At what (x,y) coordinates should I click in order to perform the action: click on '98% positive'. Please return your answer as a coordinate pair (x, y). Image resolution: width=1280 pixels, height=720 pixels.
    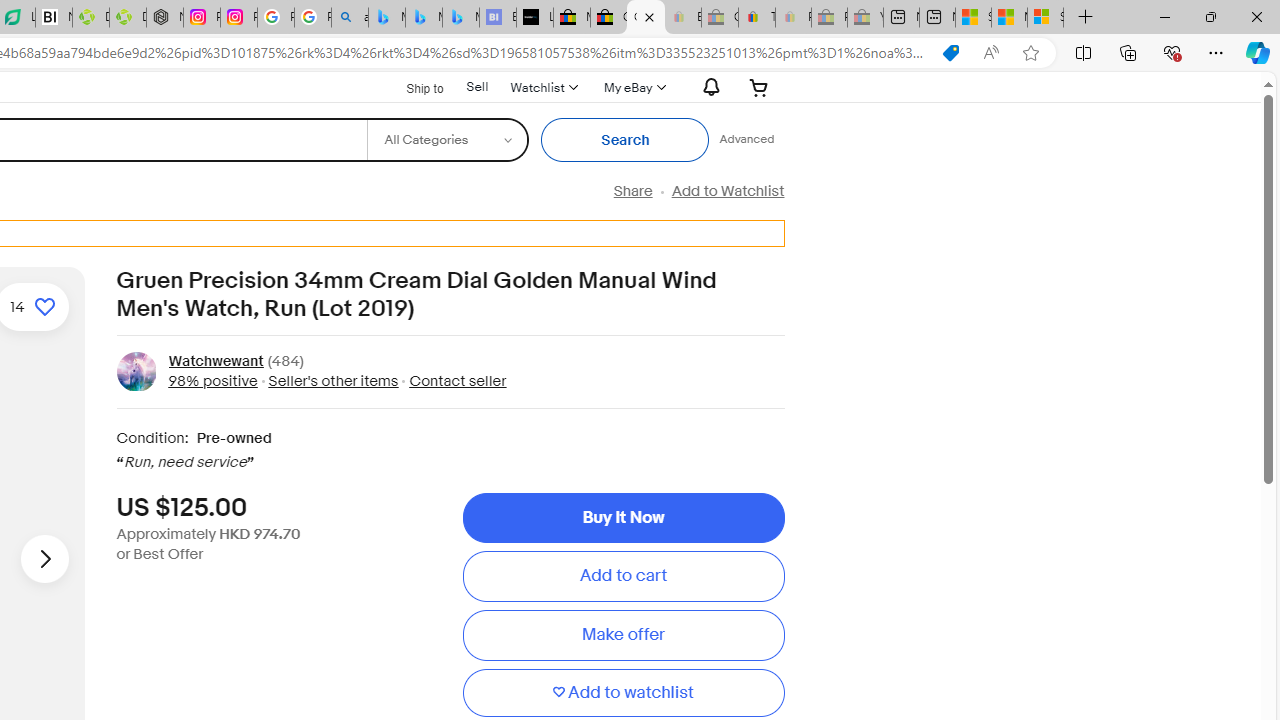
    Looking at the image, I should click on (213, 380).